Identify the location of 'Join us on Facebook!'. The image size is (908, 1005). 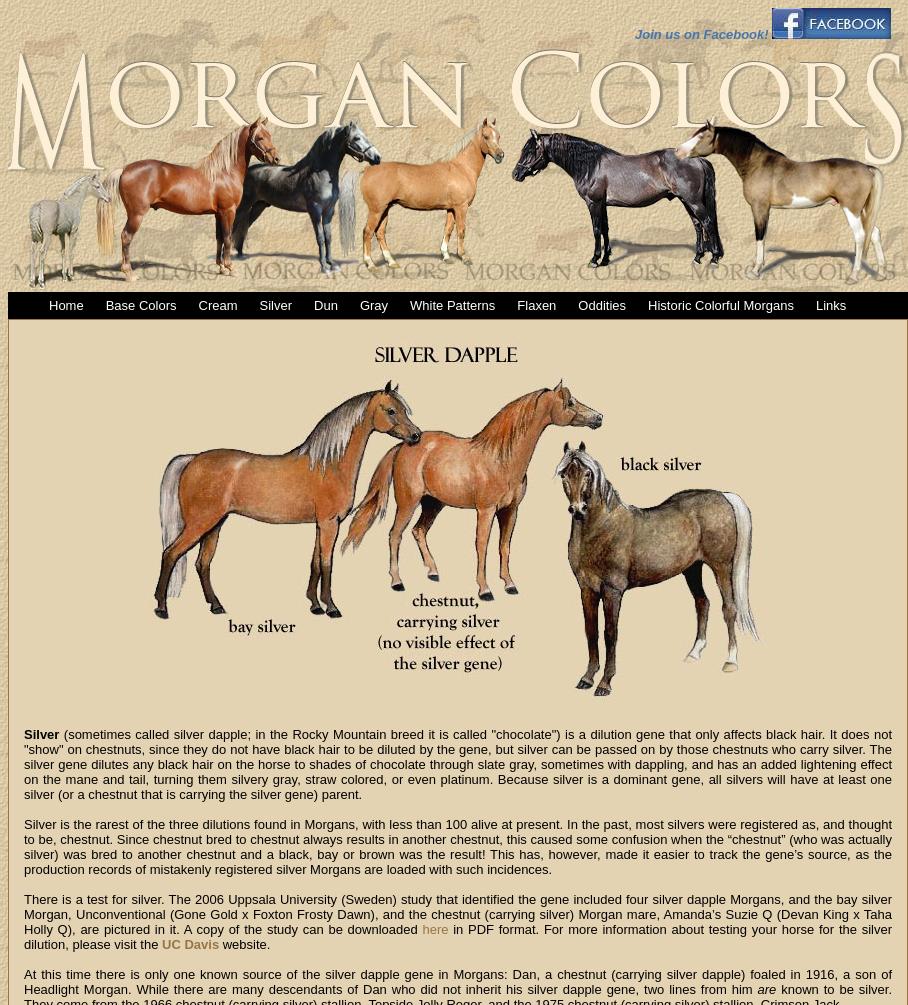
(700, 34).